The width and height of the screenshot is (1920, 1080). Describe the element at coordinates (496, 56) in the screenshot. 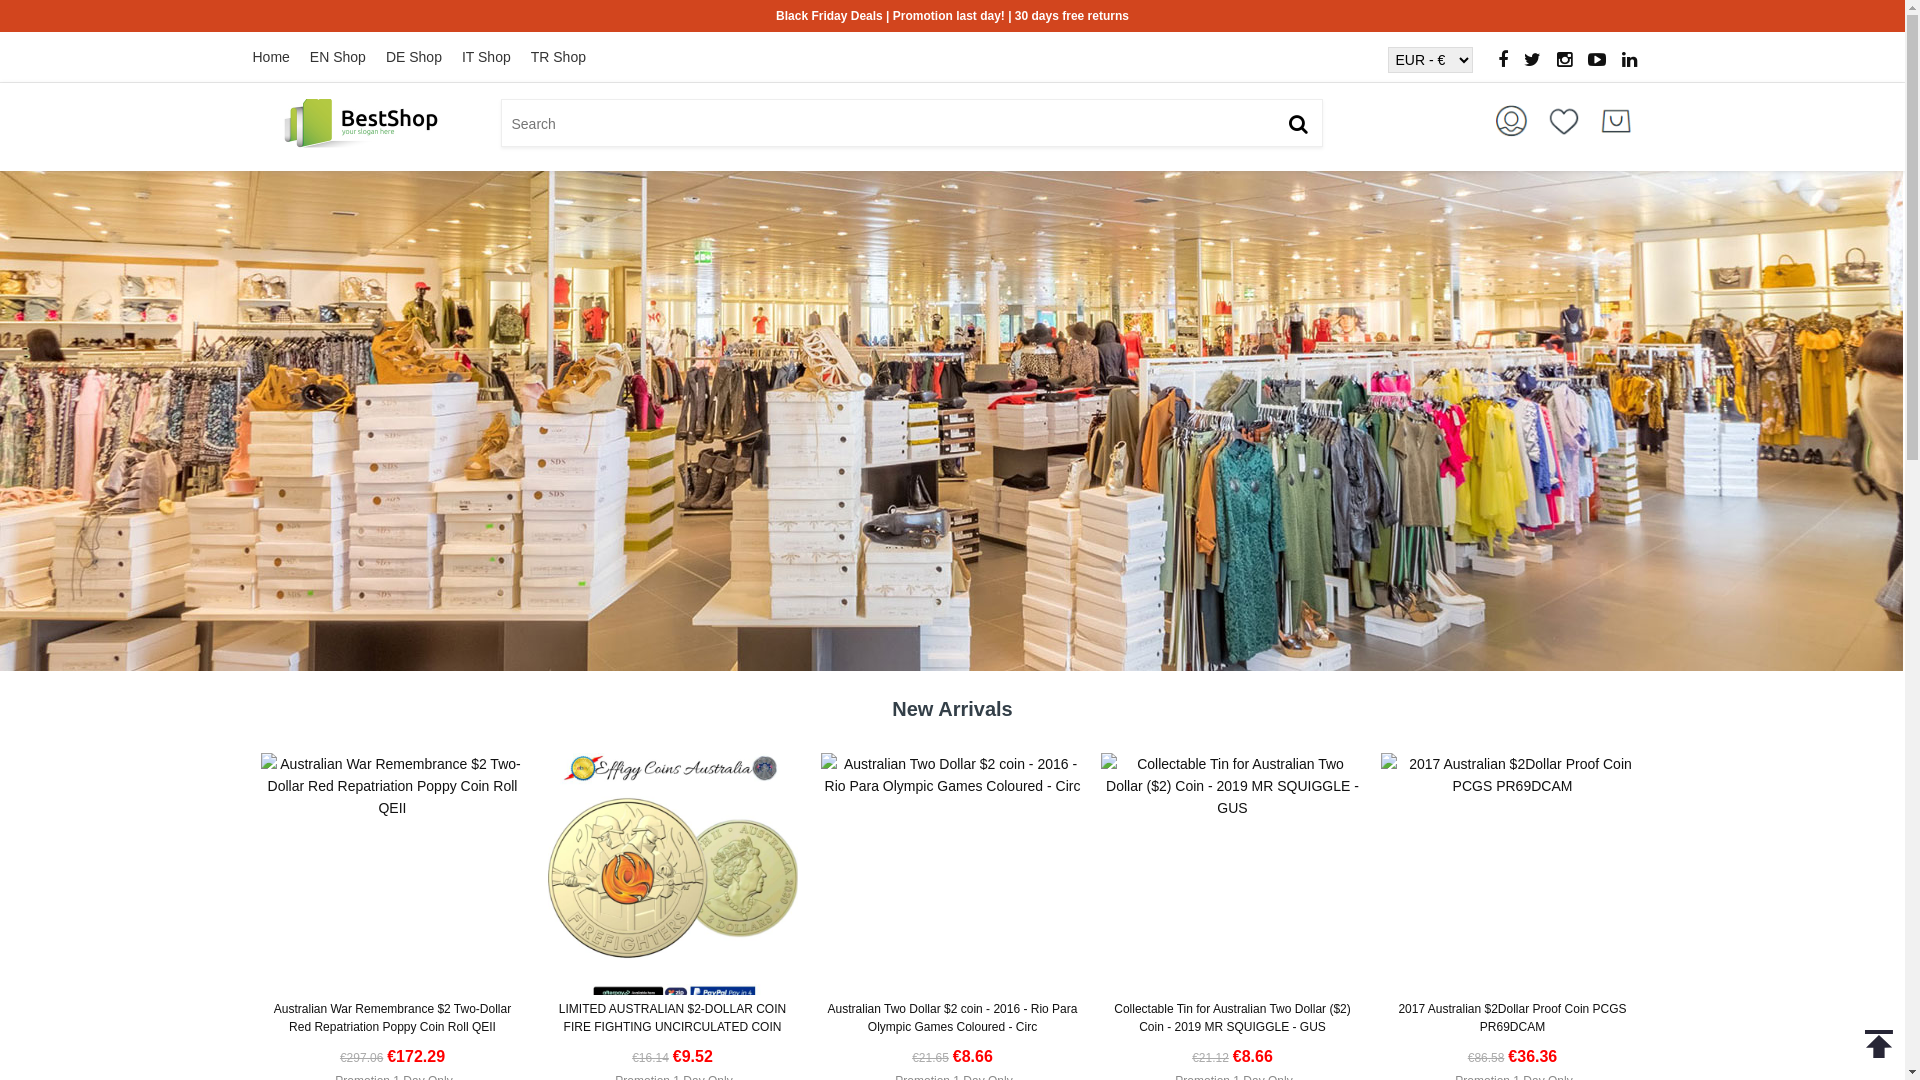

I see `'IT Shop'` at that location.